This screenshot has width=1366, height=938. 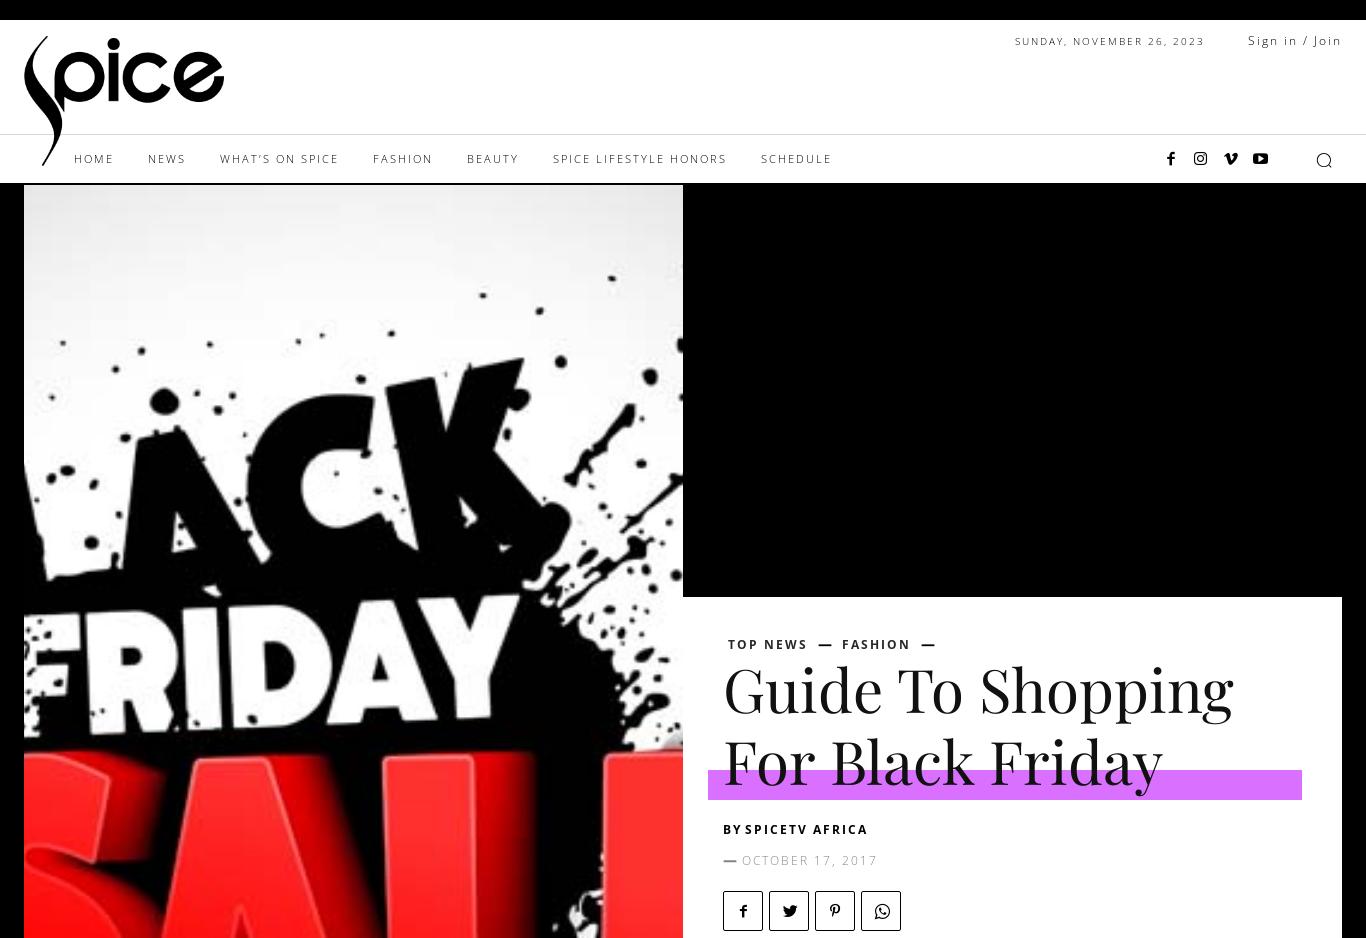 What do you see at coordinates (492, 158) in the screenshot?
I see `'Beauty'` at bounding box center [492, 158].